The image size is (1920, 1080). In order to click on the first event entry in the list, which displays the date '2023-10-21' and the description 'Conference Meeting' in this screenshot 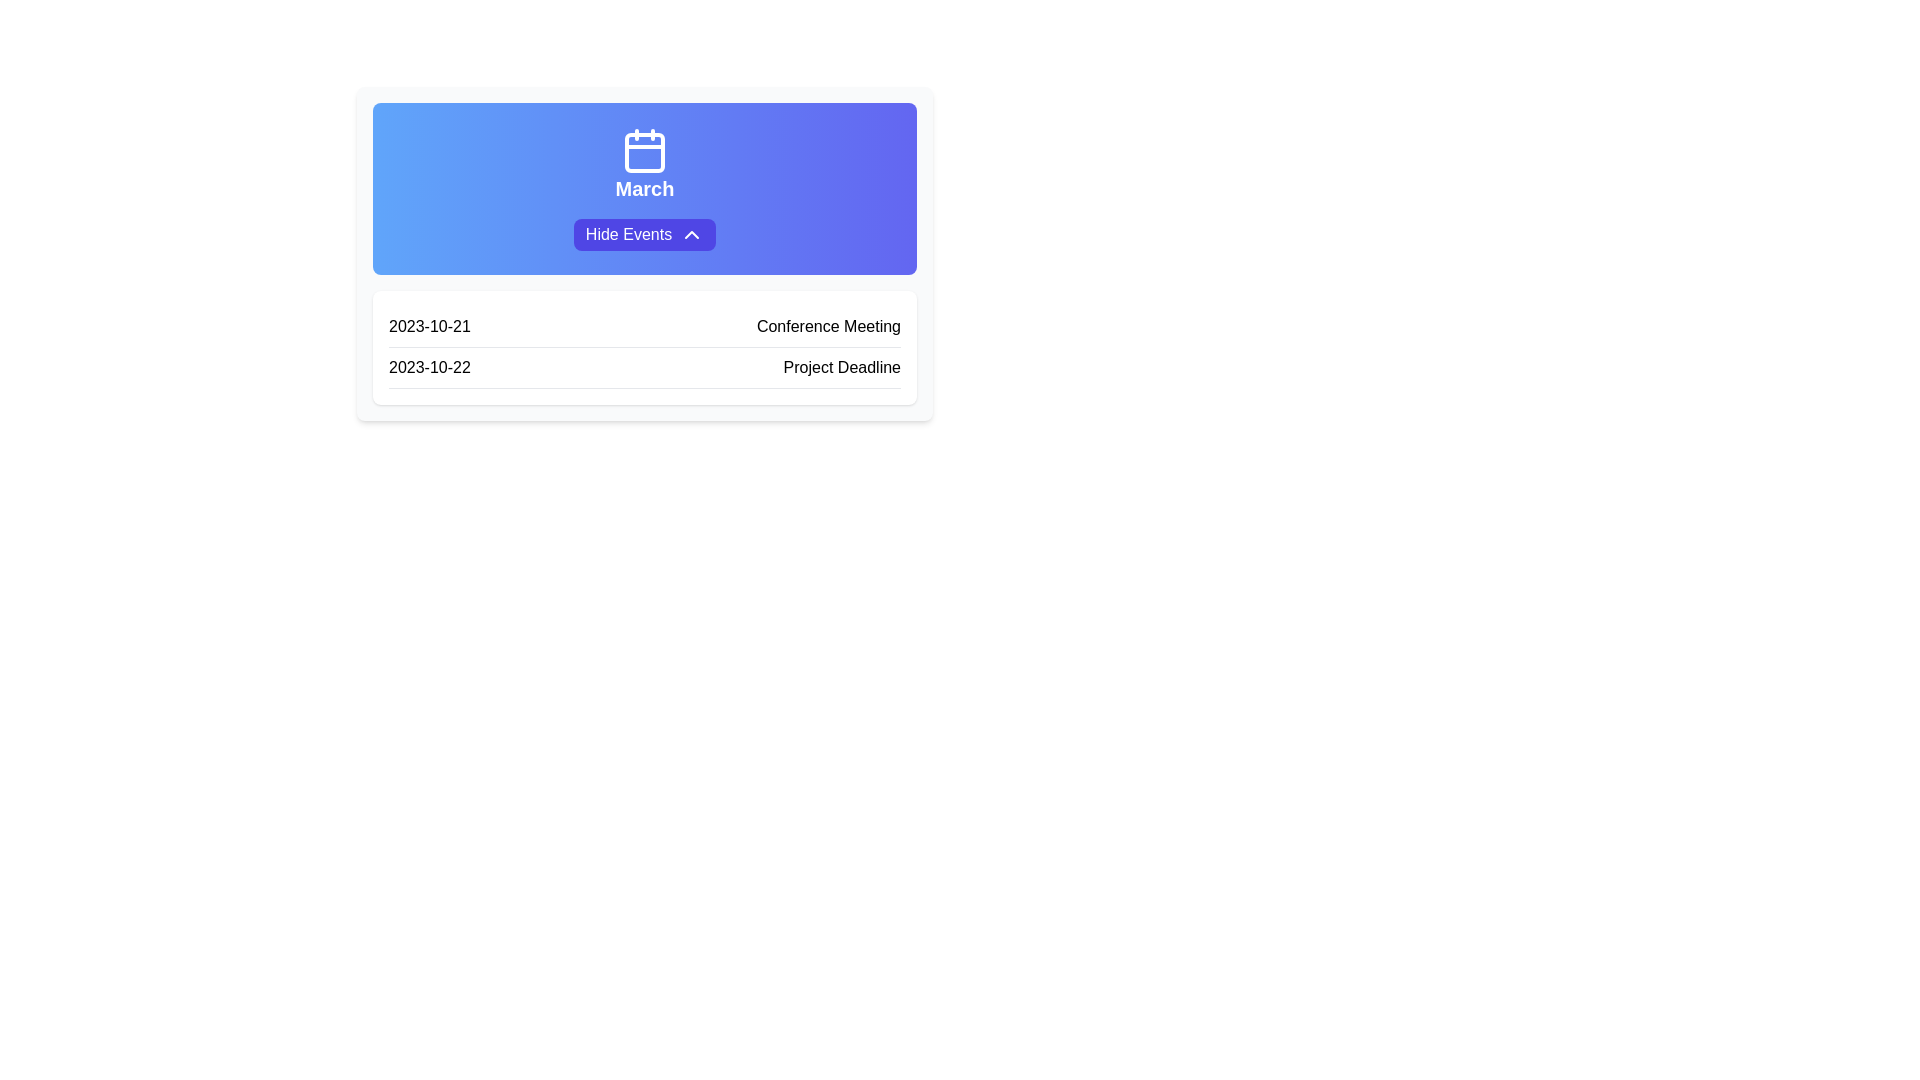, I will do `click(644, 326)`.